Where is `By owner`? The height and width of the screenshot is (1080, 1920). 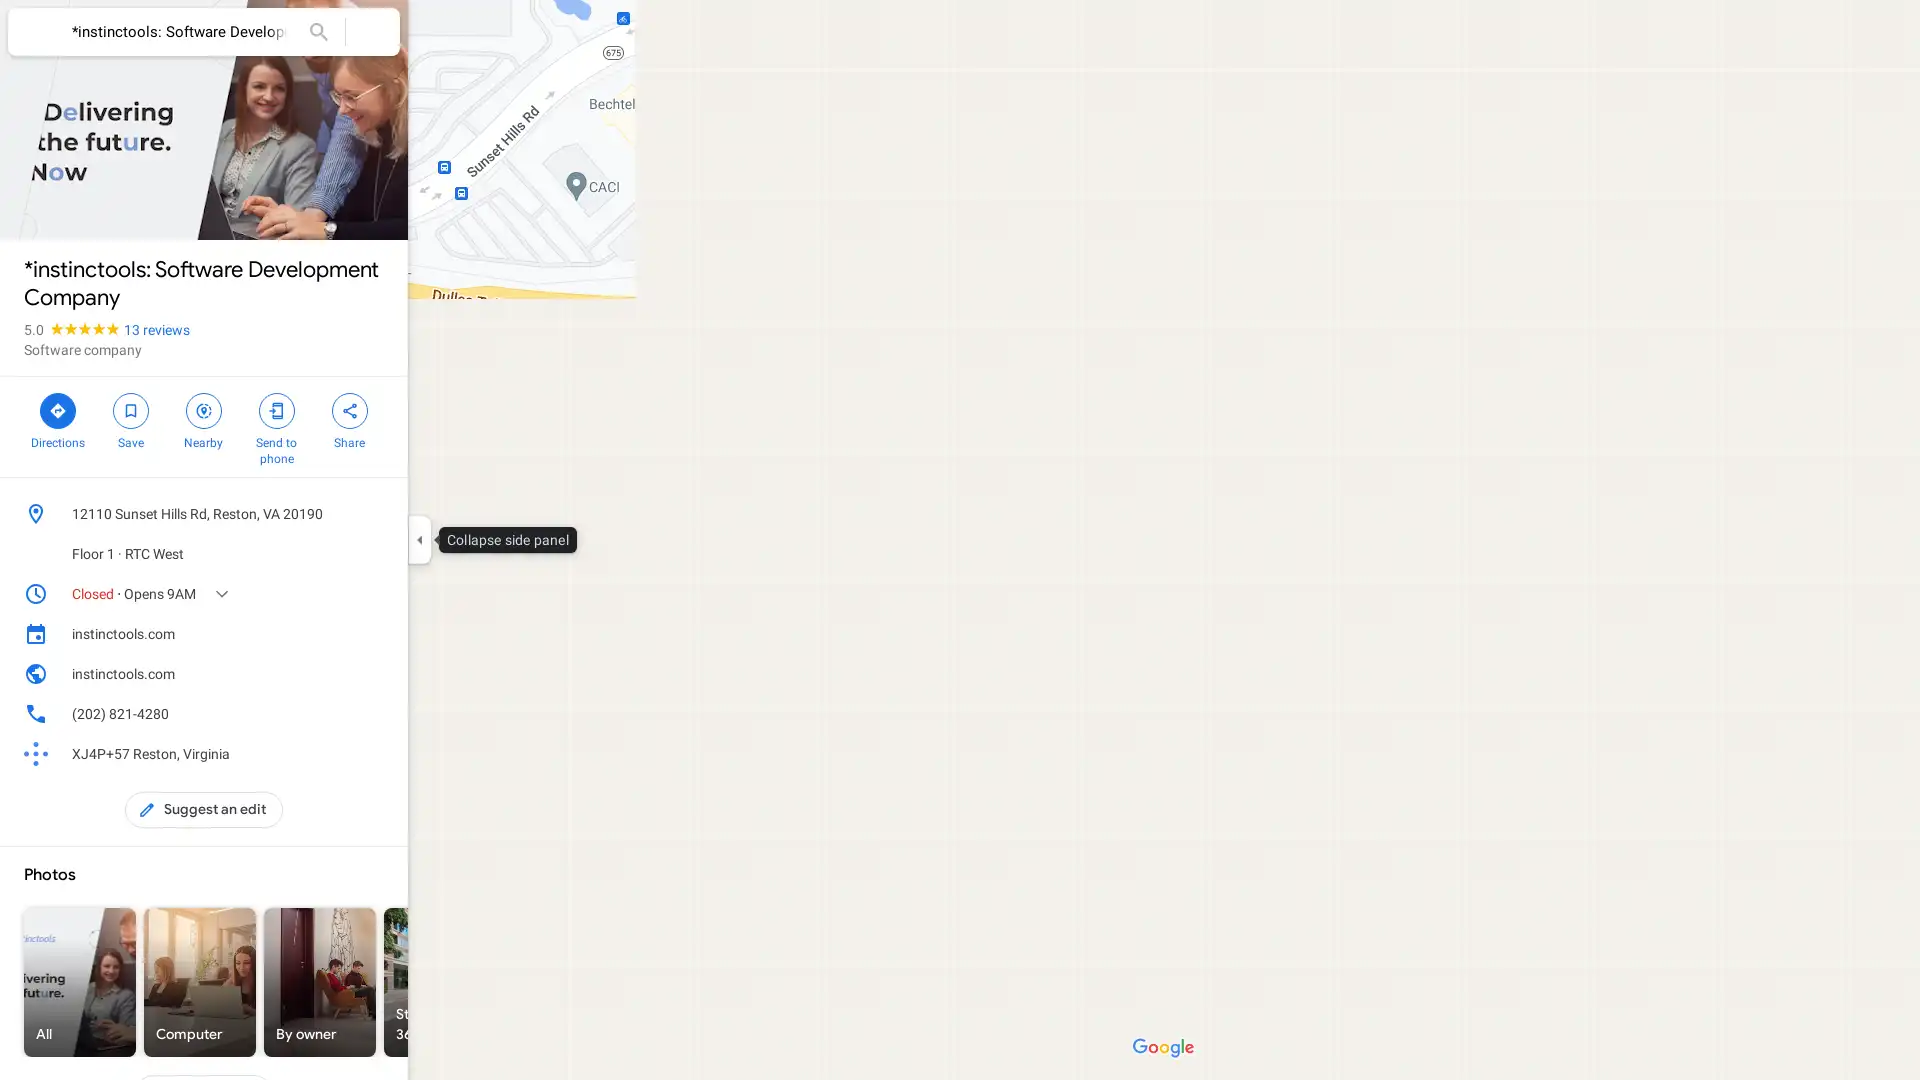 By owner is located at coordinates (320, 981).